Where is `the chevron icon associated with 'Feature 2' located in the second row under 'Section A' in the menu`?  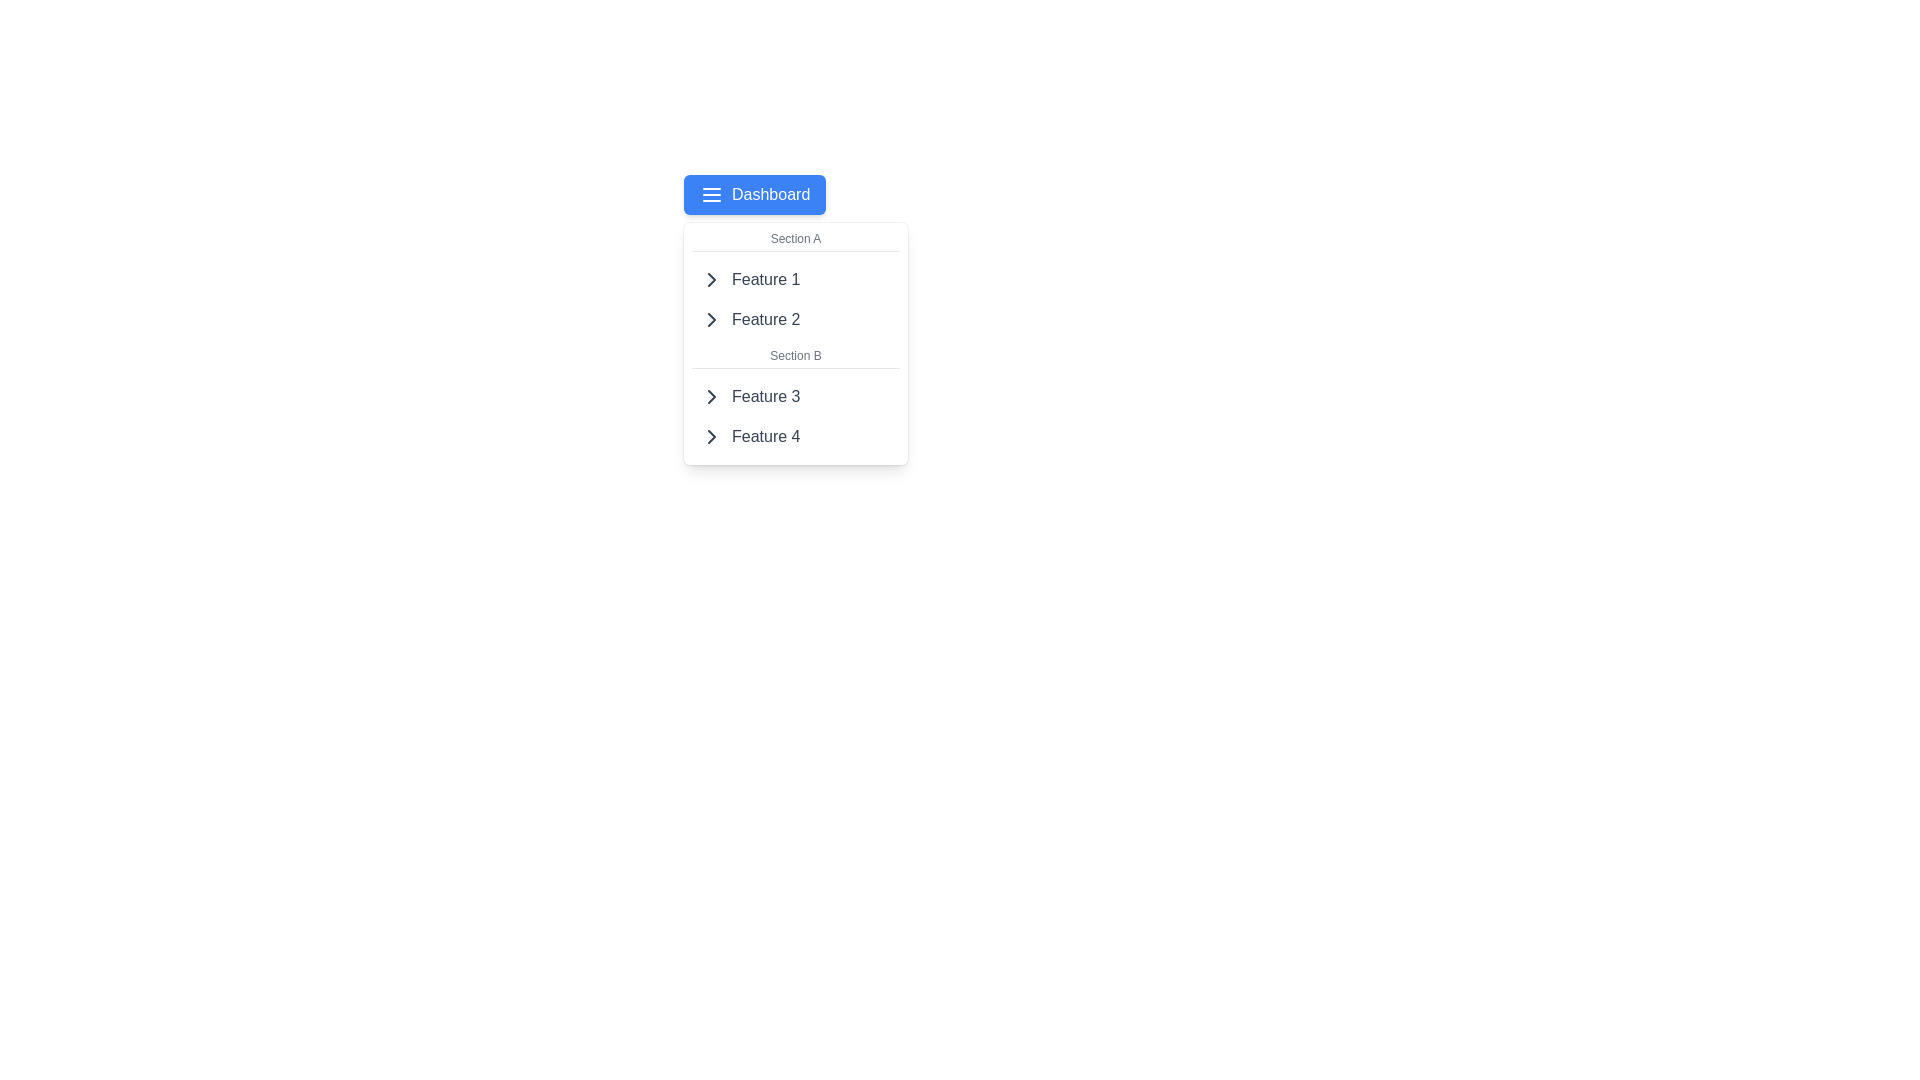 the chevron icon associated with 'Feature 2' located in the second row under 'Section A' in the menu is located at coordinates (711, 319).